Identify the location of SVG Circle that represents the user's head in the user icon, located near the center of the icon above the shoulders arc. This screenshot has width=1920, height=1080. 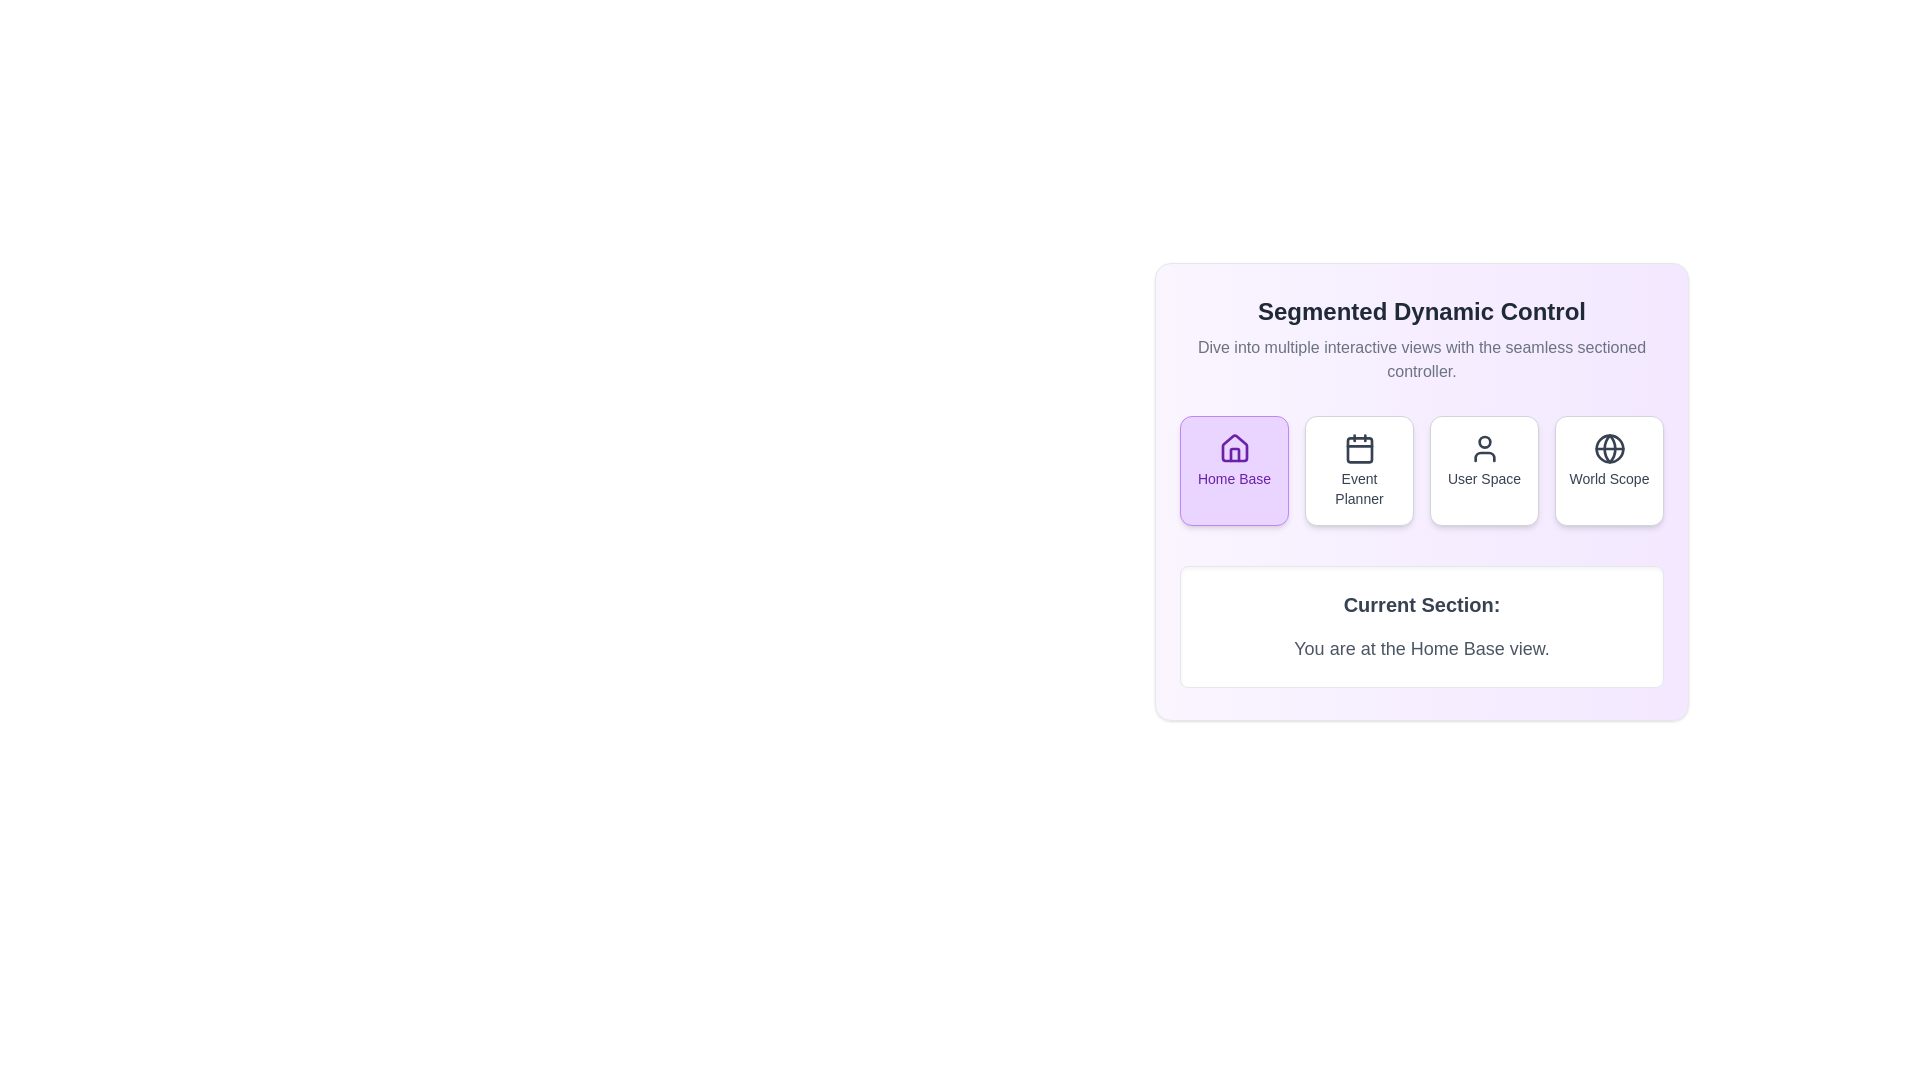
(1484, 441).